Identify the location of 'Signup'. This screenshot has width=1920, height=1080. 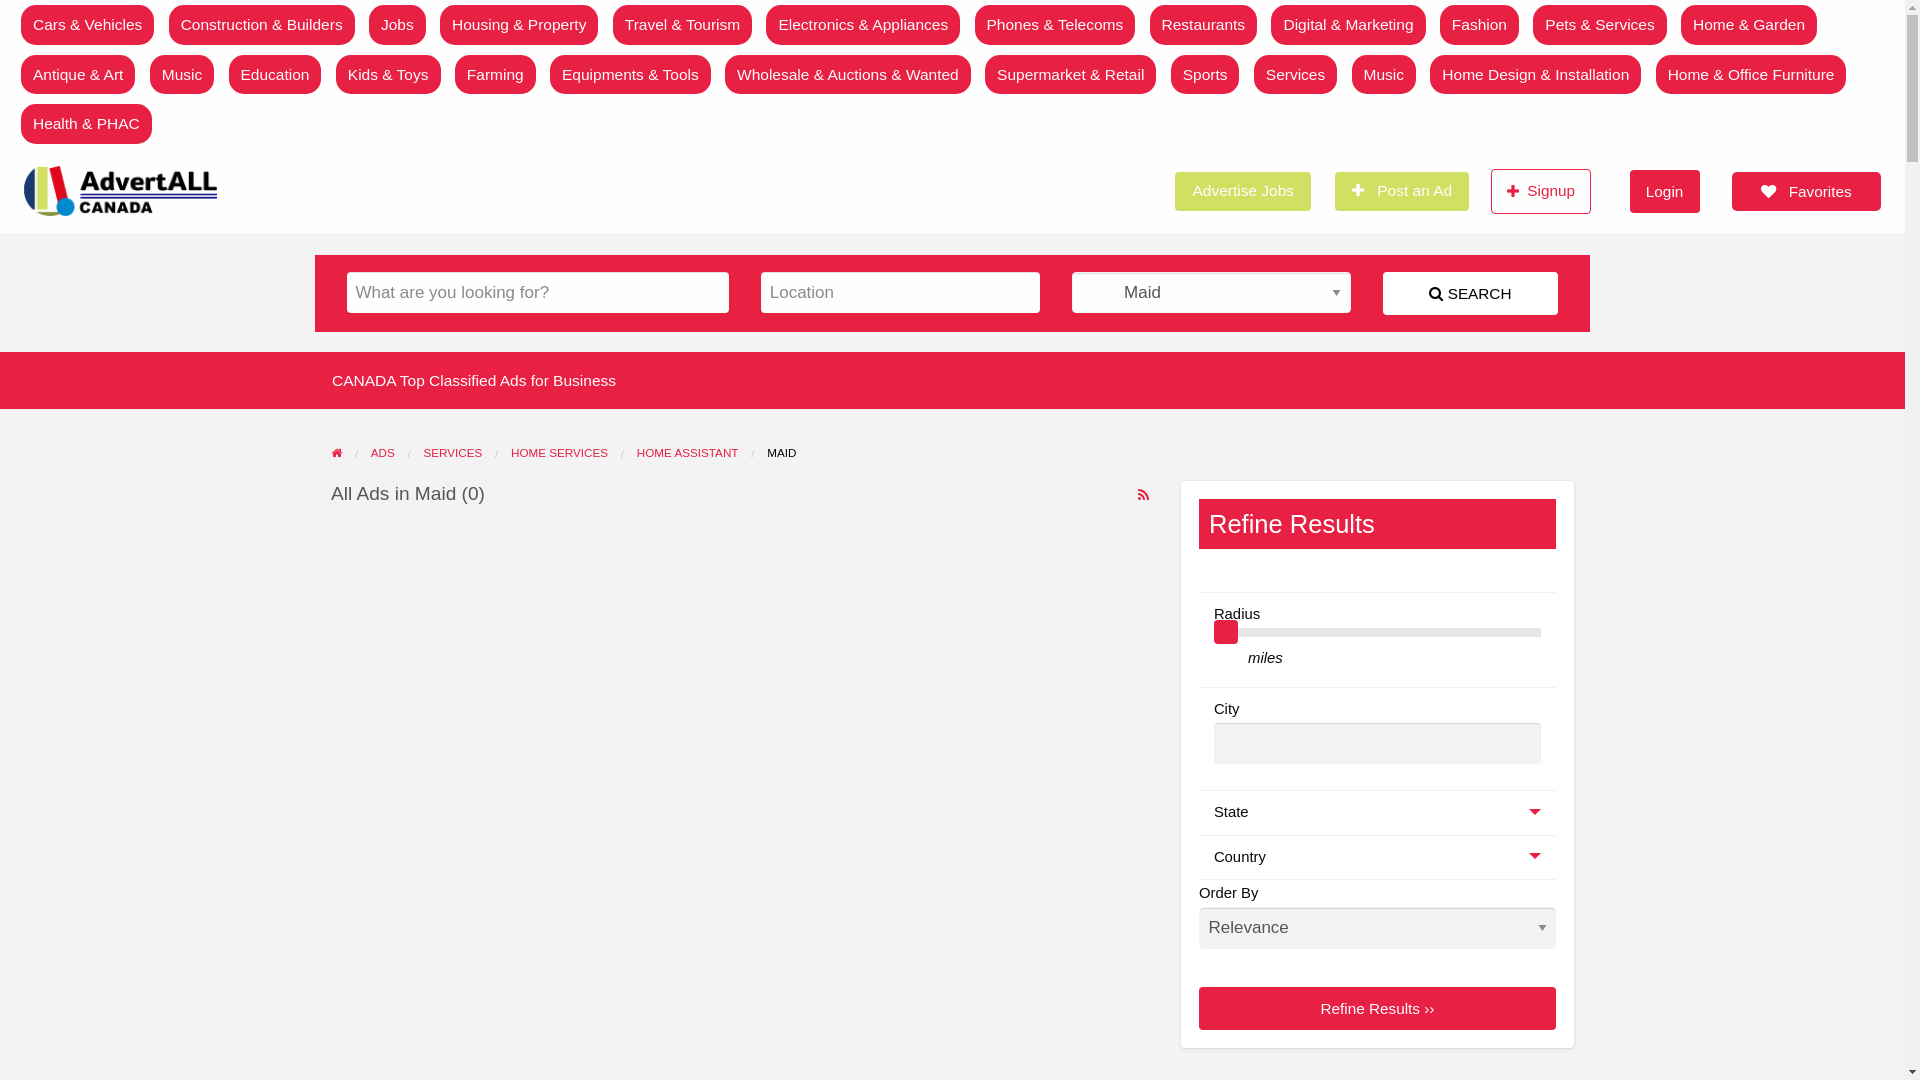
(1540, 191).